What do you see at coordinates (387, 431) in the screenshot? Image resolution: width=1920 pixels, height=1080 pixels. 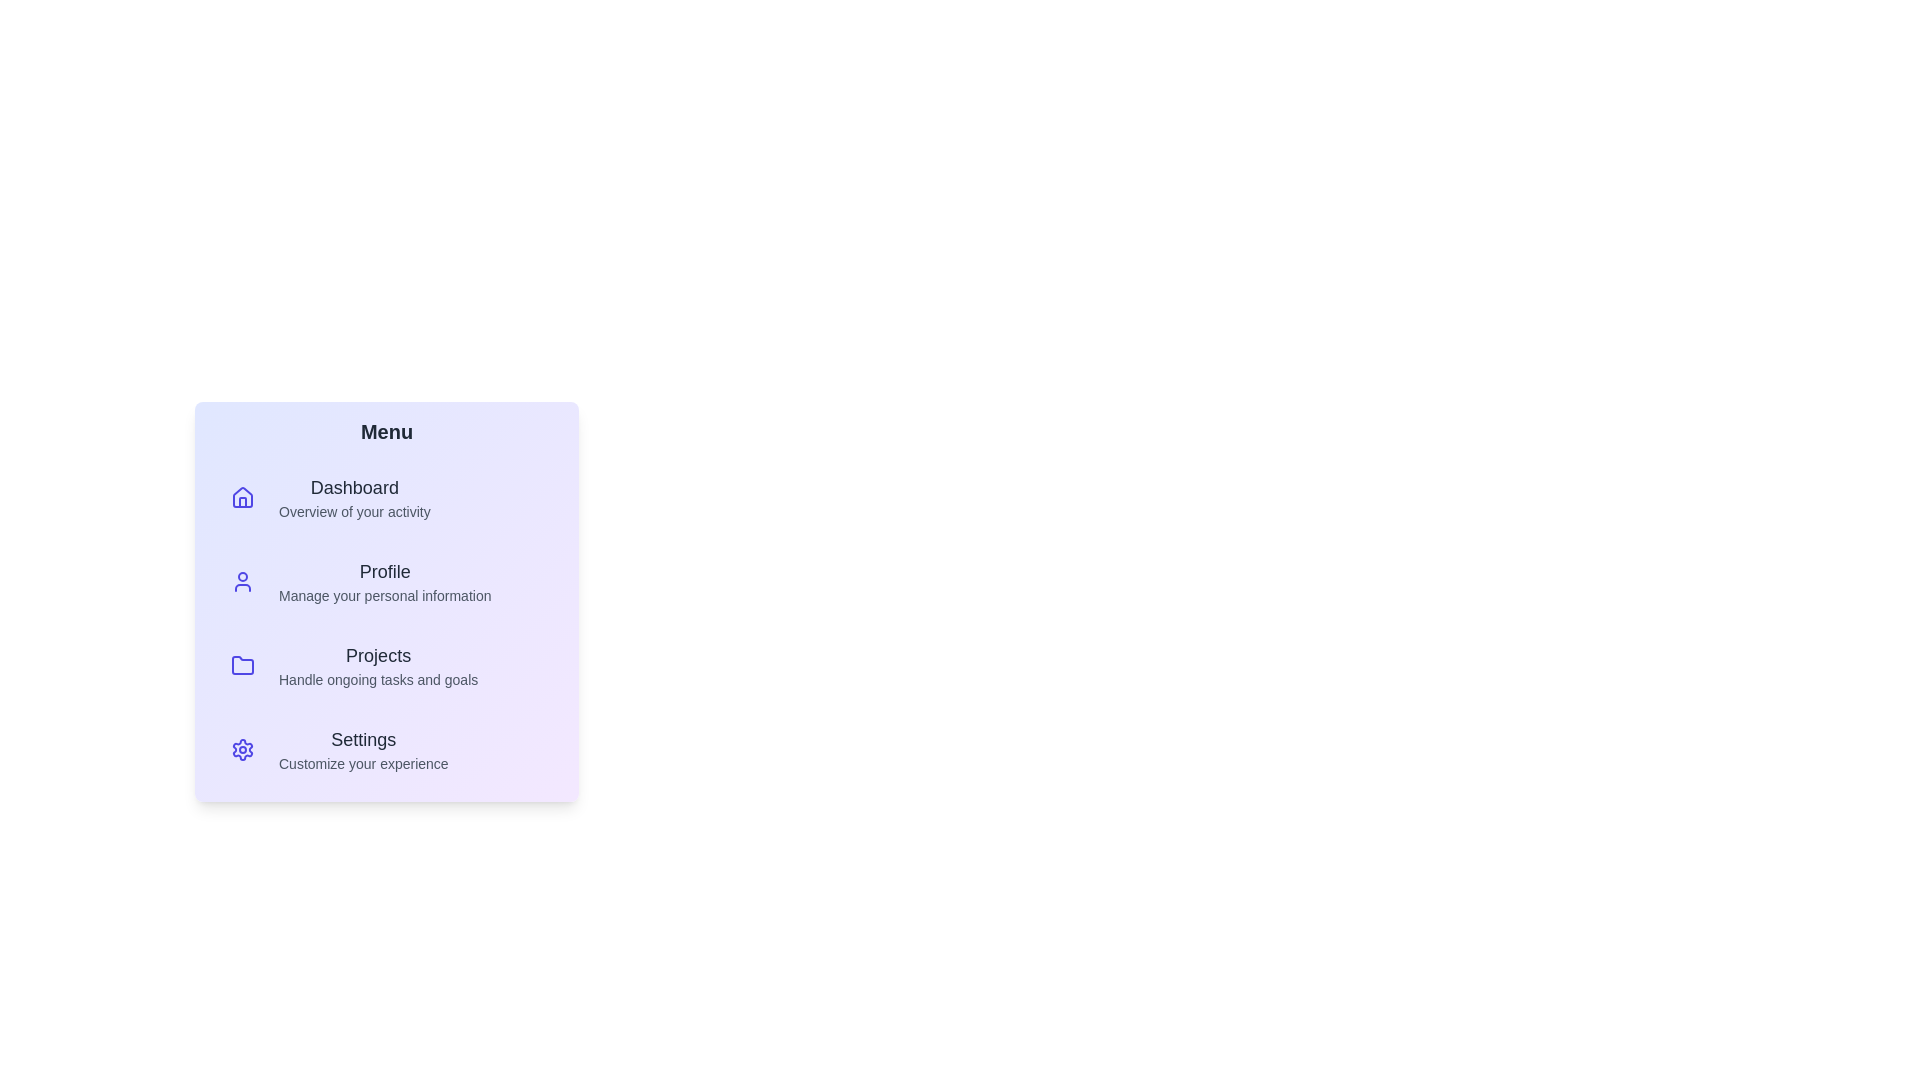 I see `the sidebar header text labeled 'Menu'` at bounding box center [387, 431].